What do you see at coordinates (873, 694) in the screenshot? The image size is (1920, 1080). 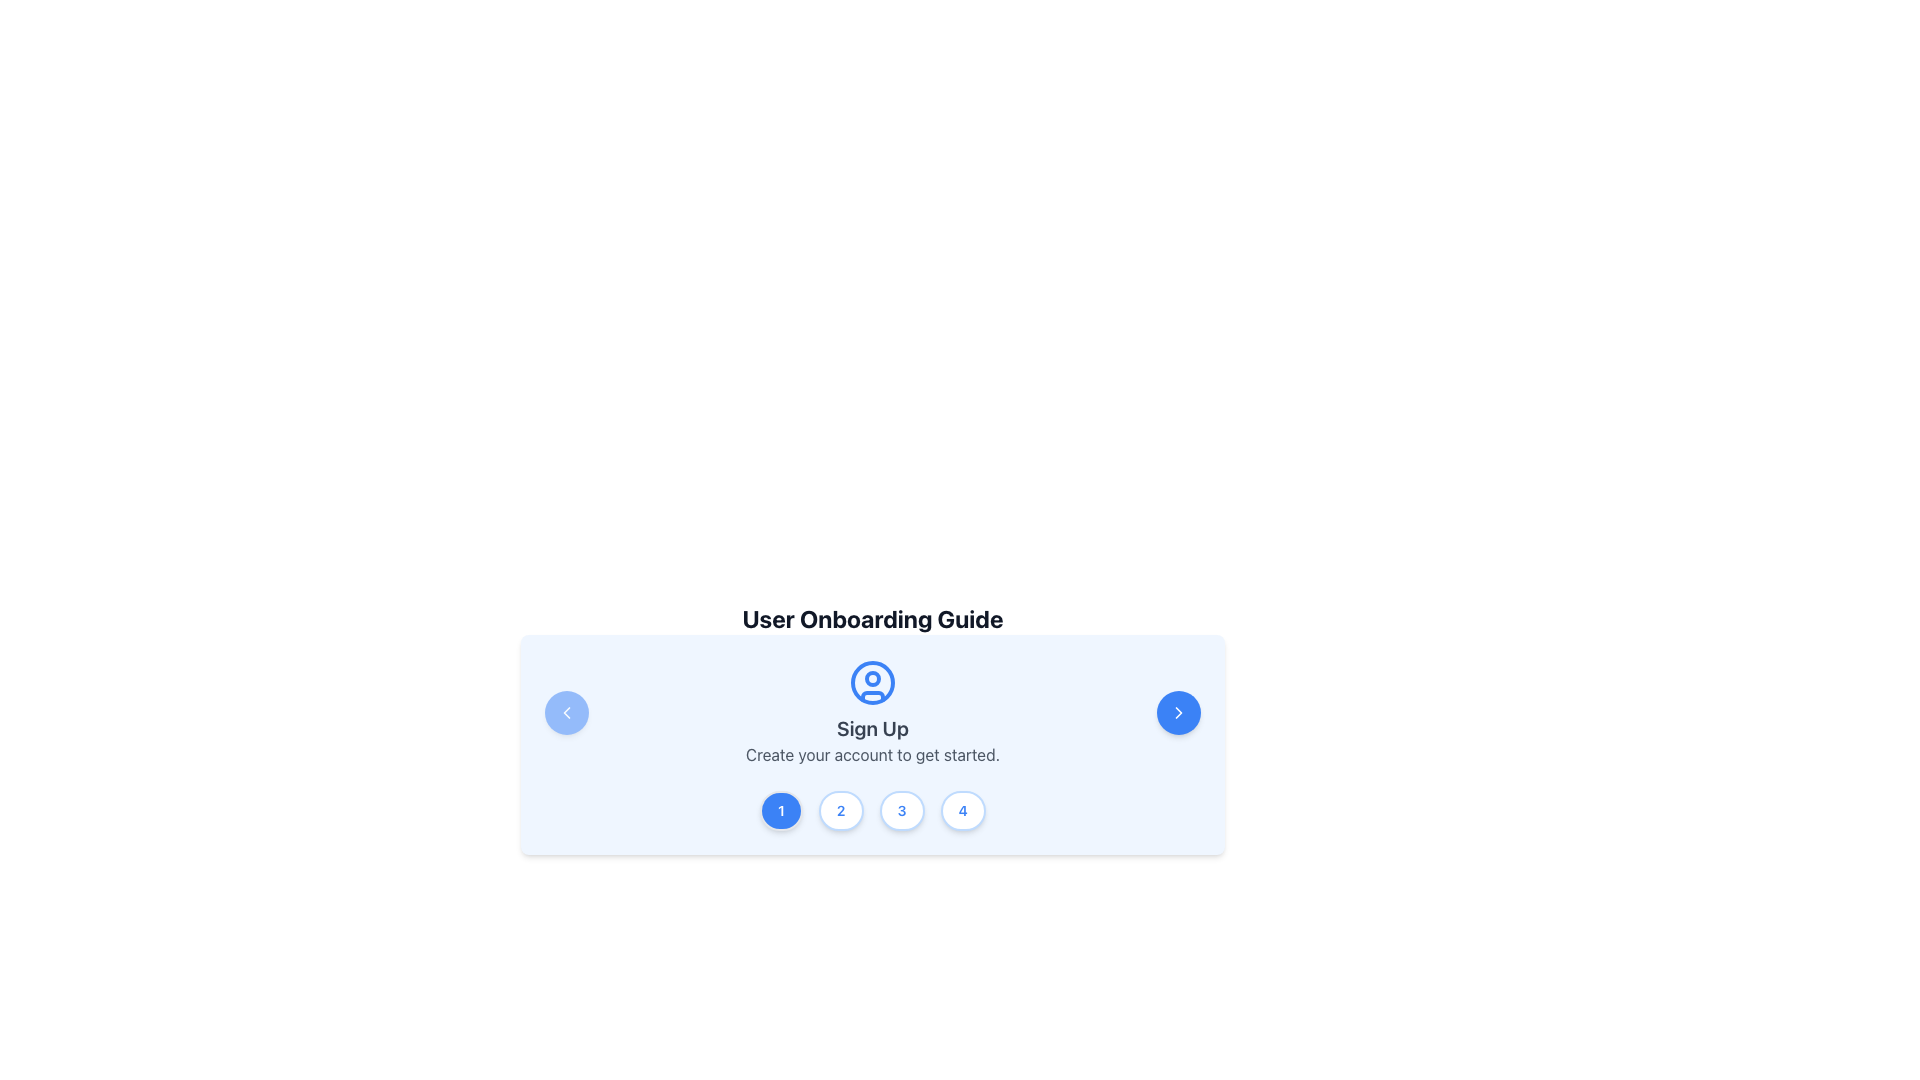 I see `the curved line at the bottom part of the user silhouette icon located at the center of the onboarding guide panel` at bounding box center [873, 694].